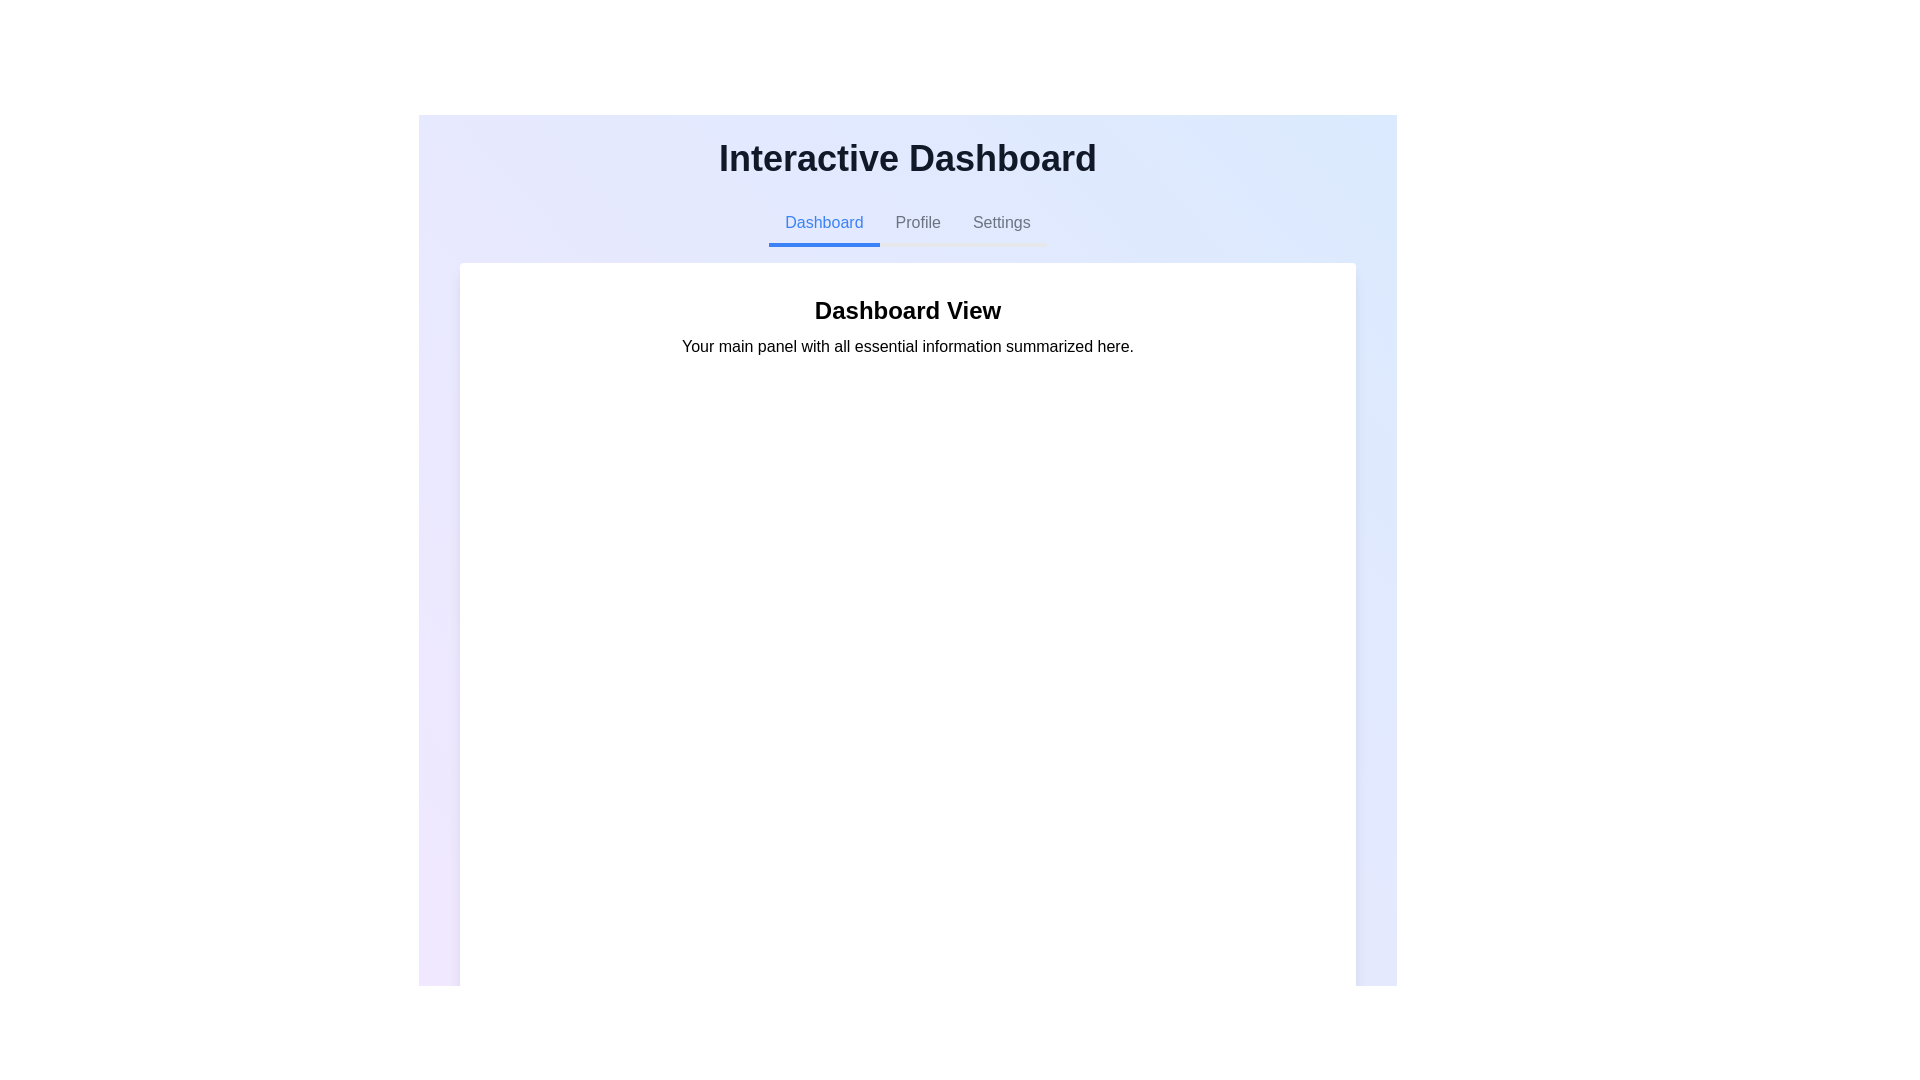  Describe the element at coordinates (906, 346) in the screenshot. I see `the text element containing 'Your main panel with all essential information summarized here.' positioned directly beneath 'Dashboard View.'` at that location.